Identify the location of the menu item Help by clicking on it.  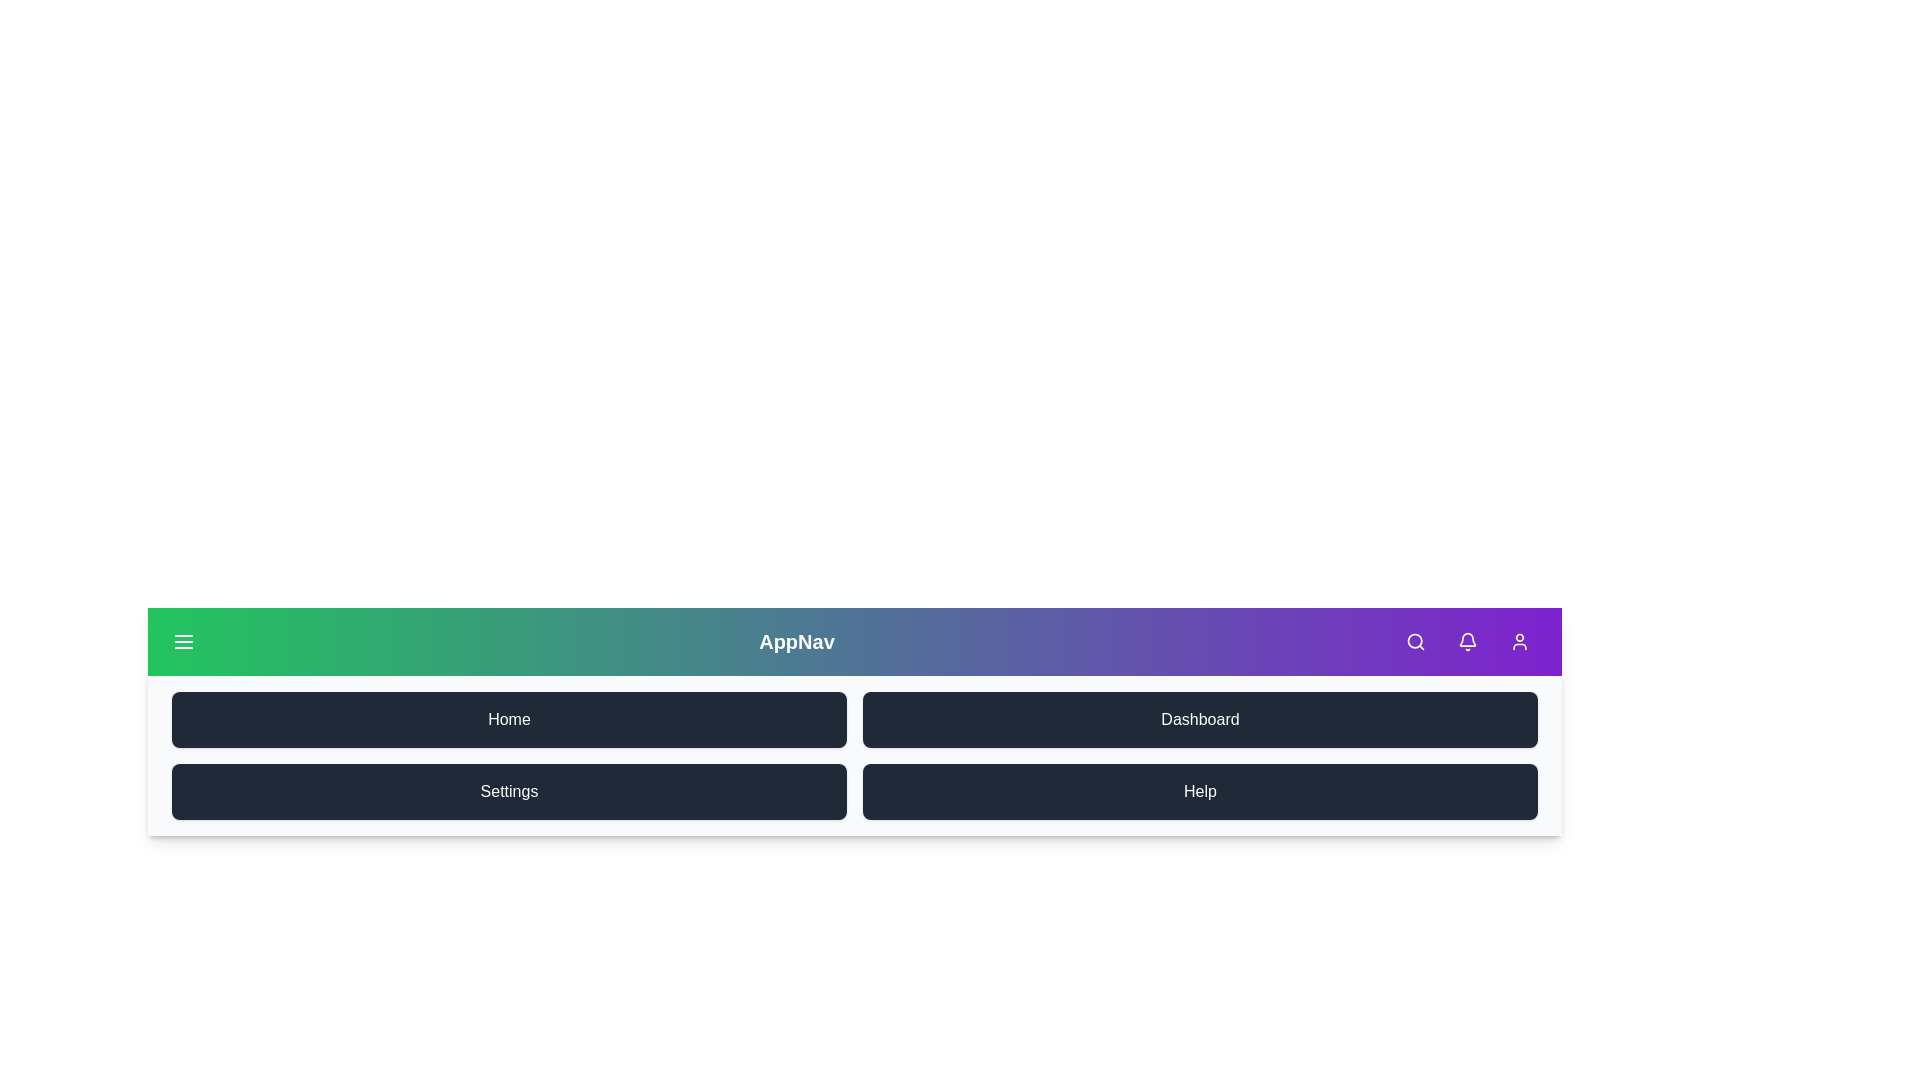
(1200, 790).